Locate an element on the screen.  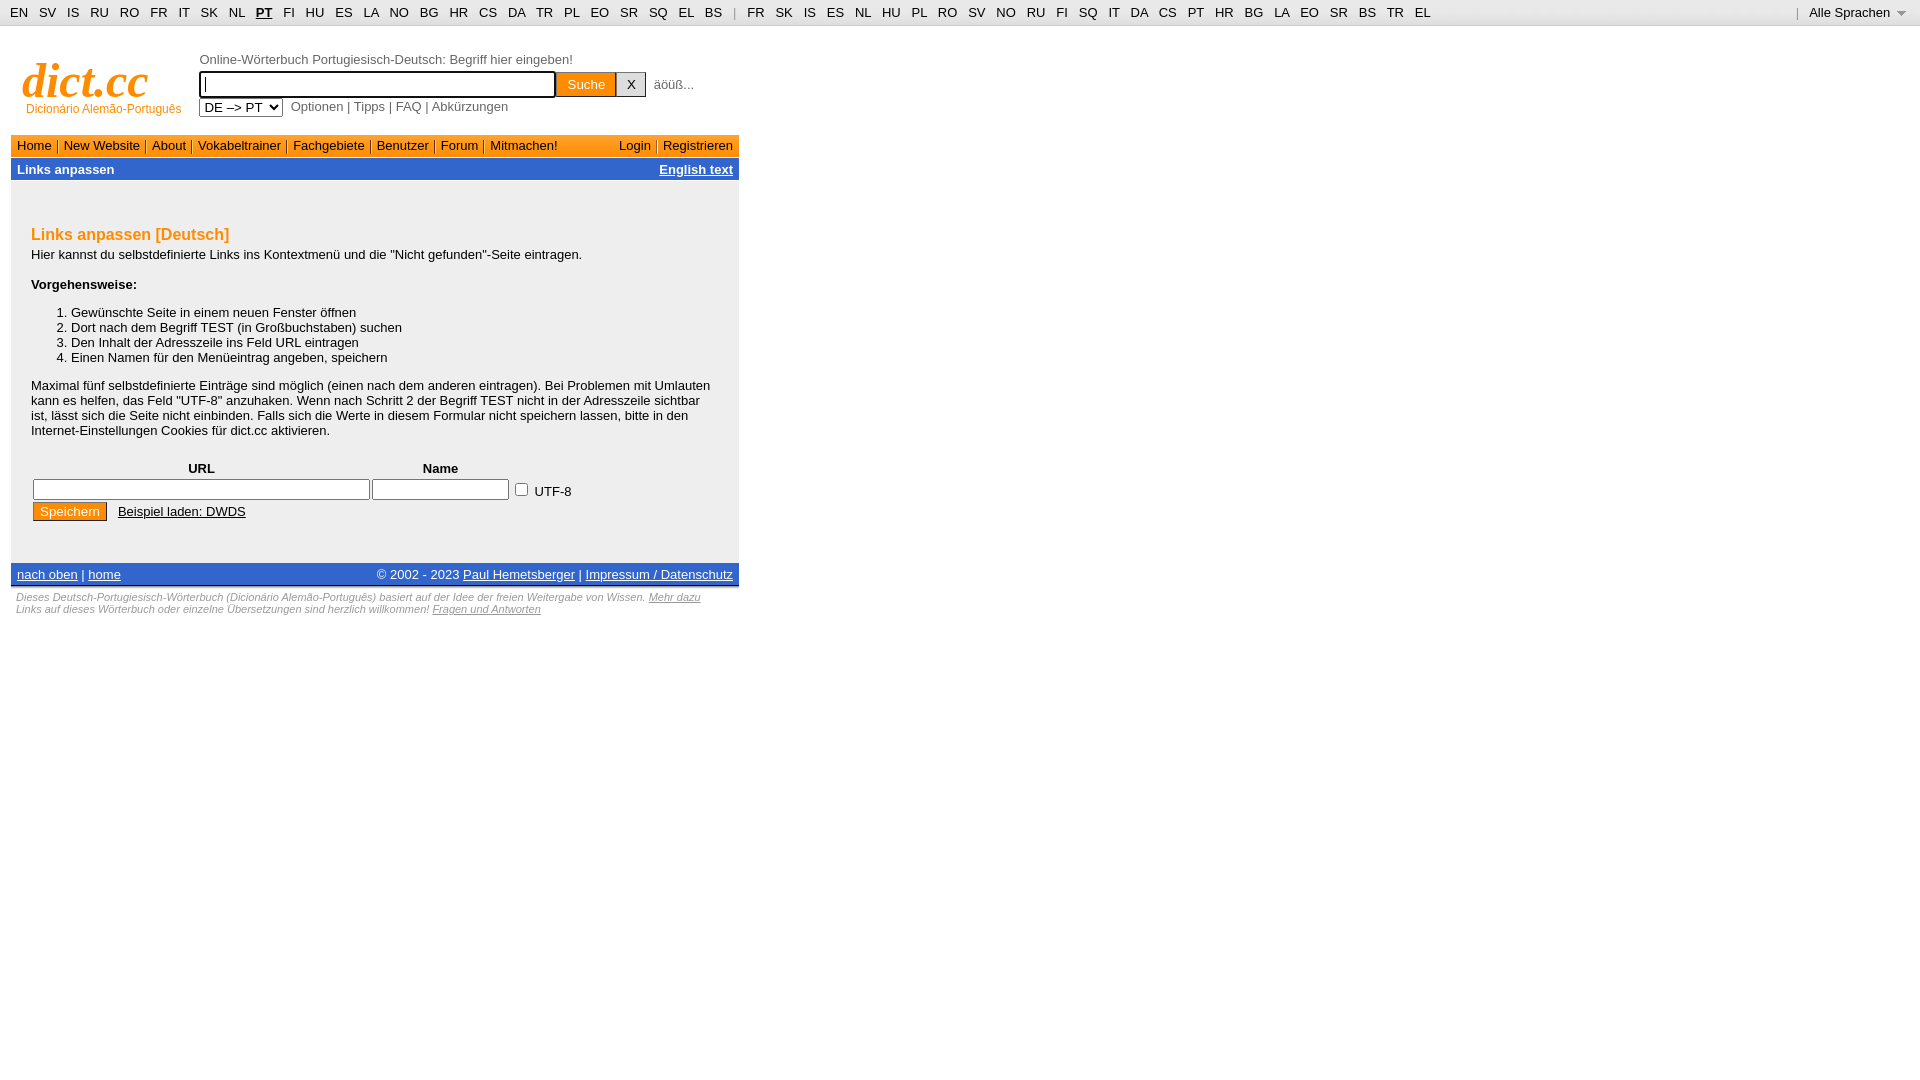
'PT' is located at coordinates (263, 12).